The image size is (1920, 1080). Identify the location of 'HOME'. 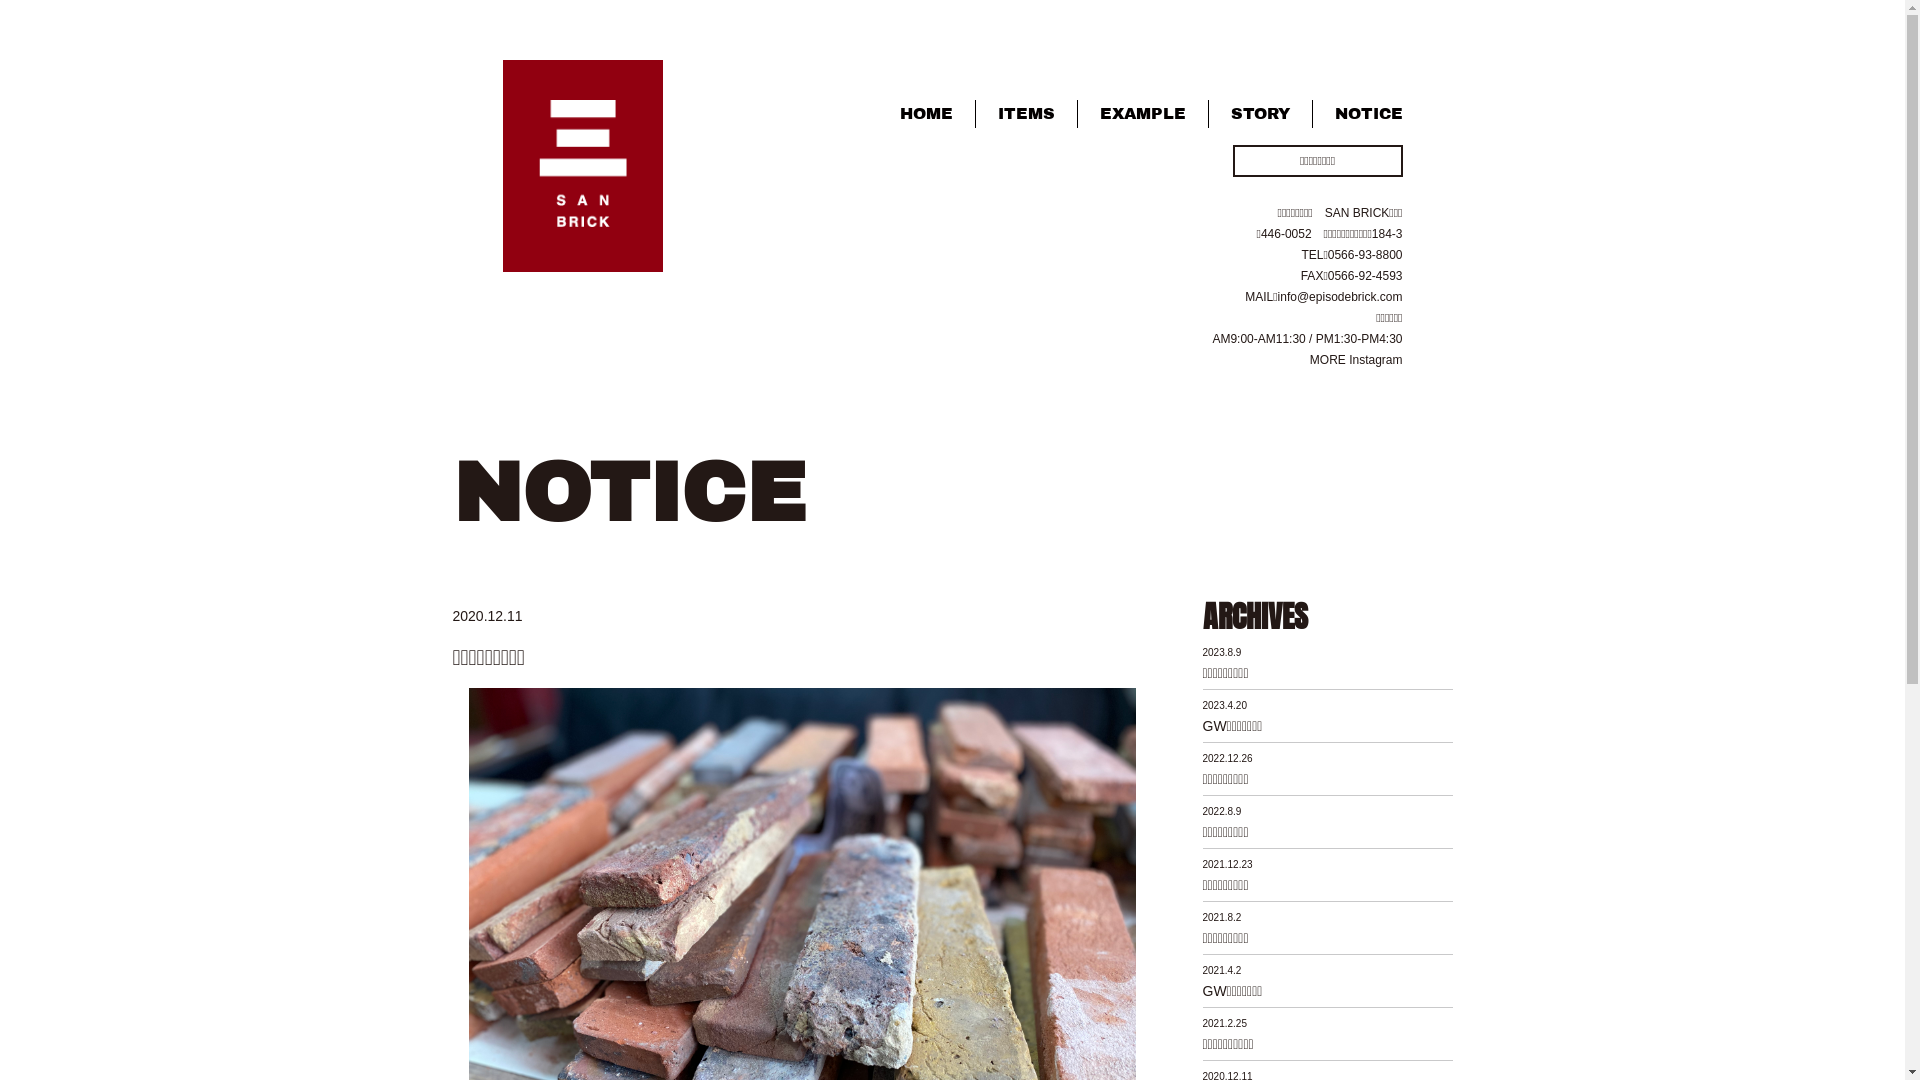
(925, 113).